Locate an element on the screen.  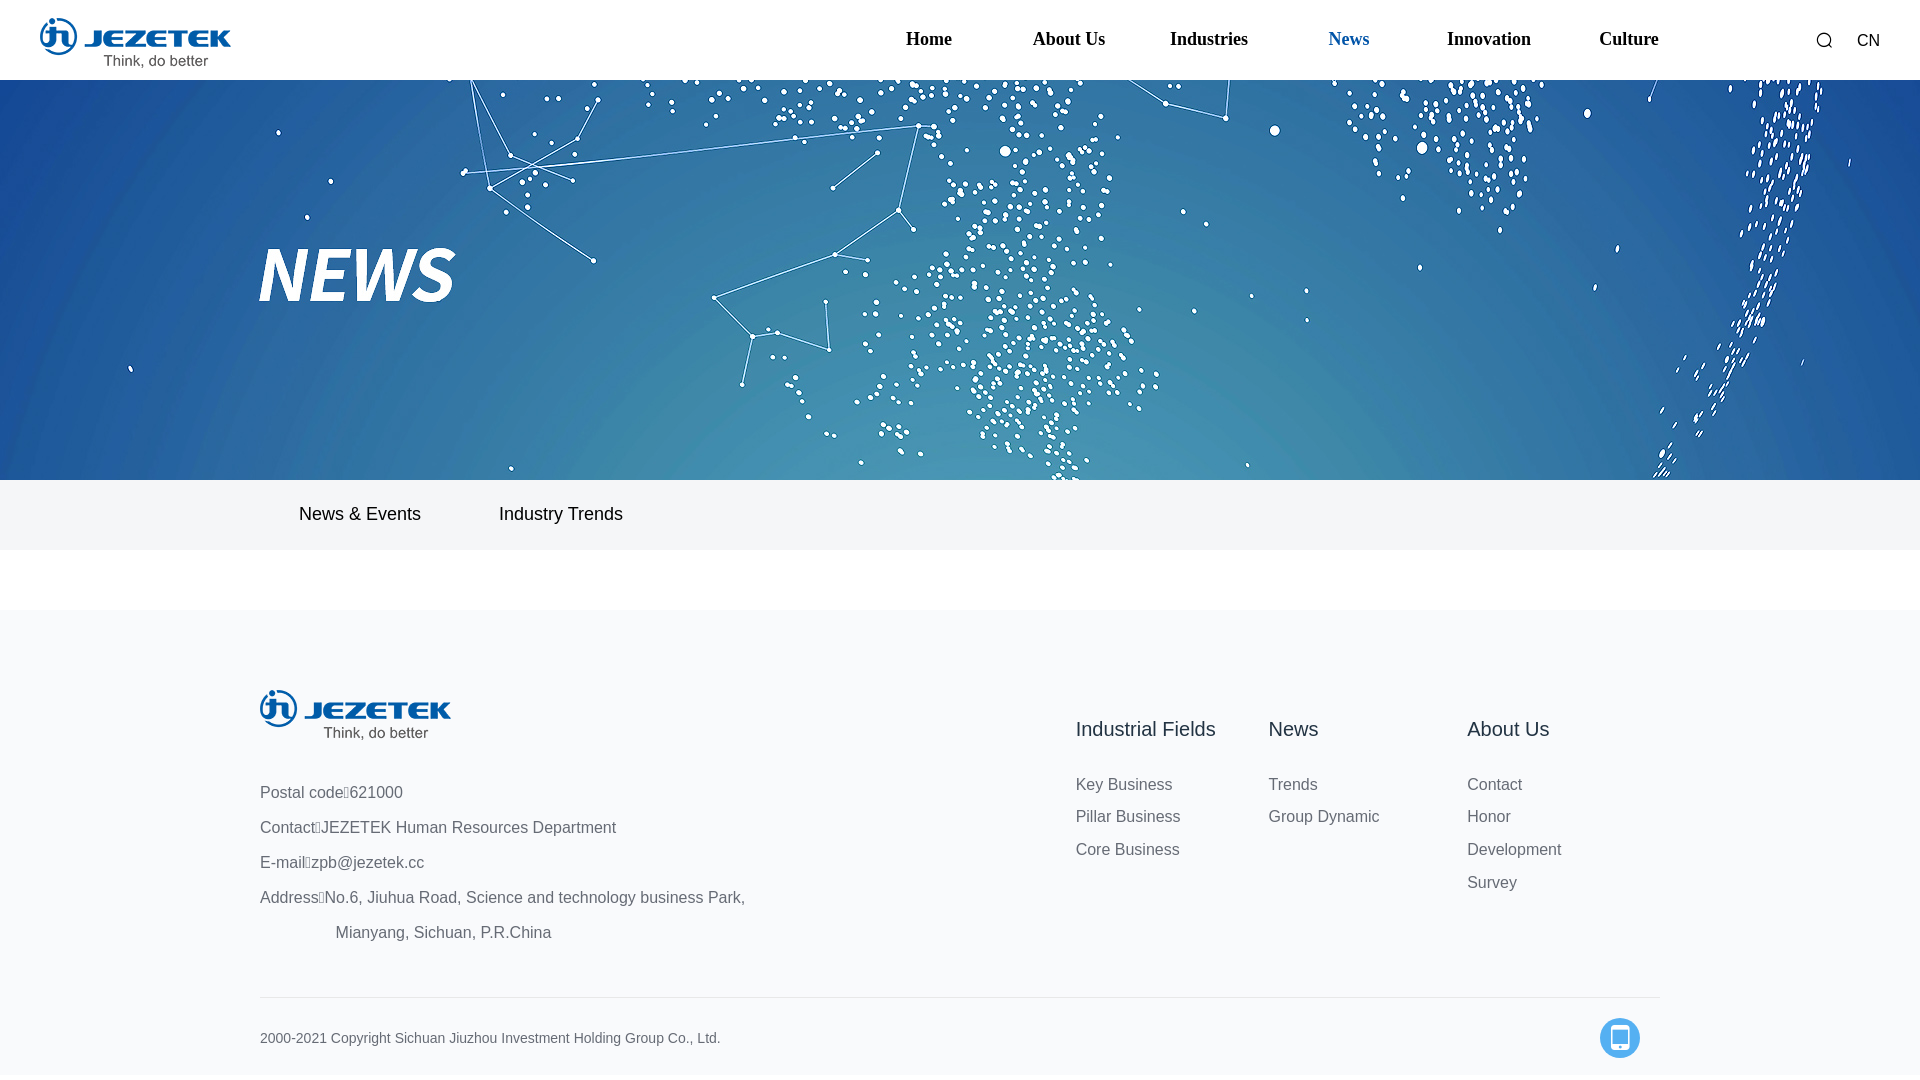
'News is located at coordinates (1299, 39).